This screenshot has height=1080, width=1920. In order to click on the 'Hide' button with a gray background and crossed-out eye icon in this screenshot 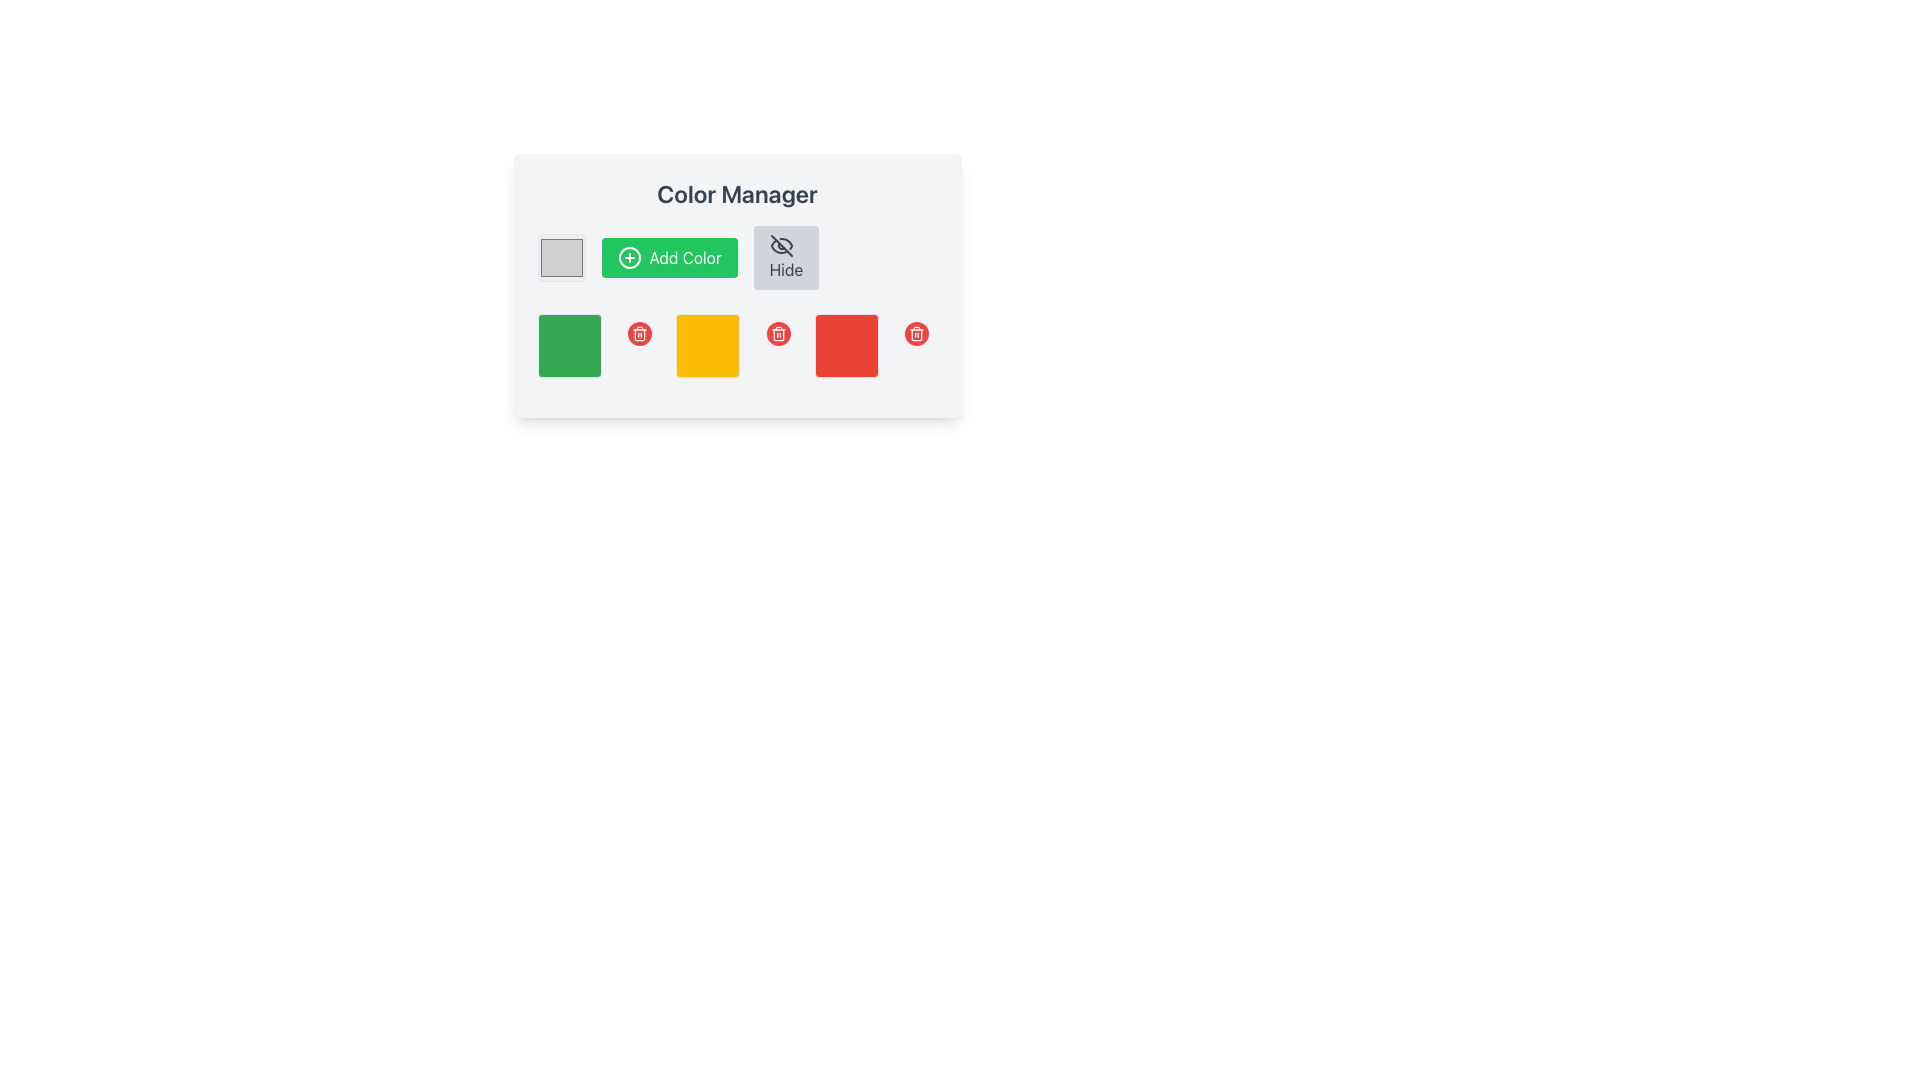, I will do `click(785, 257)`.